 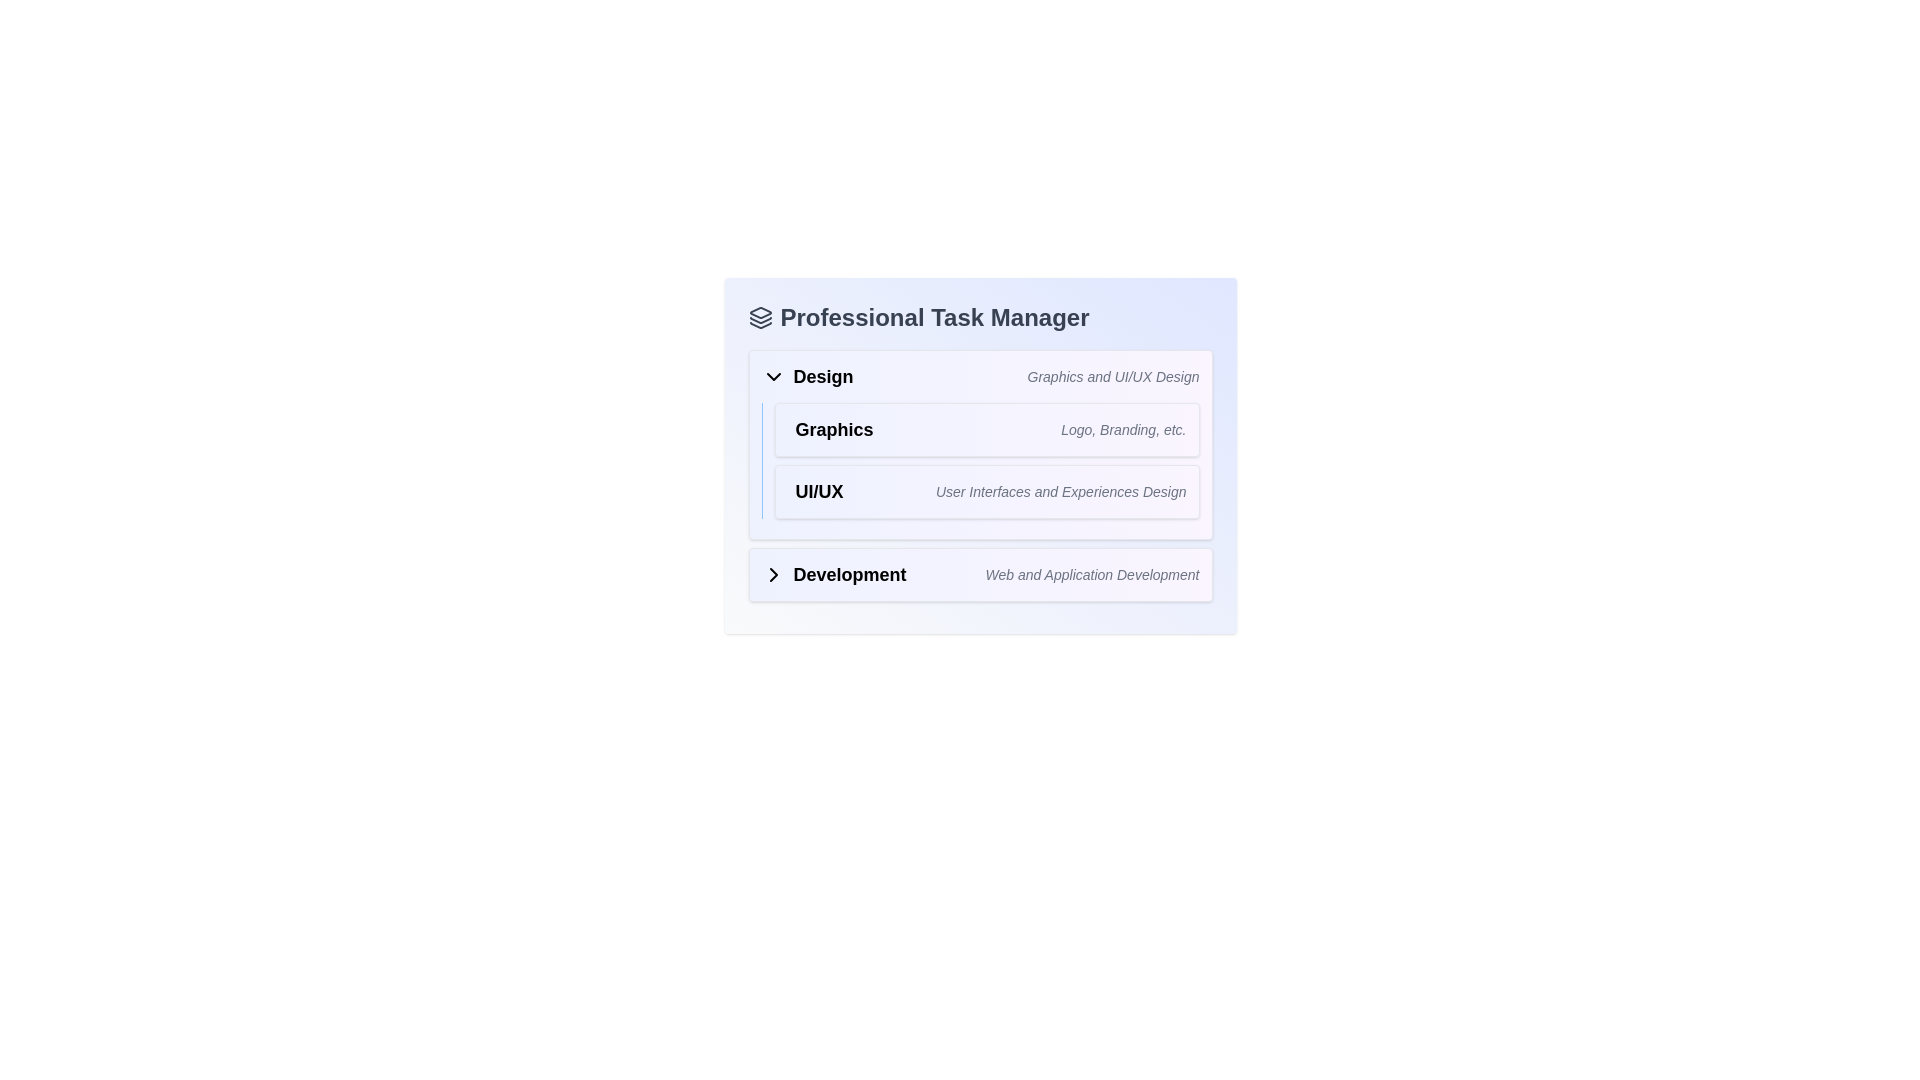 What do you see at coordinates (772, 574) in the screenshot?
I see `the right-pointing chevron icon located to the left of the 'Development' label in the 'Professional Task Manager' section` at bounding box center [772, 574].